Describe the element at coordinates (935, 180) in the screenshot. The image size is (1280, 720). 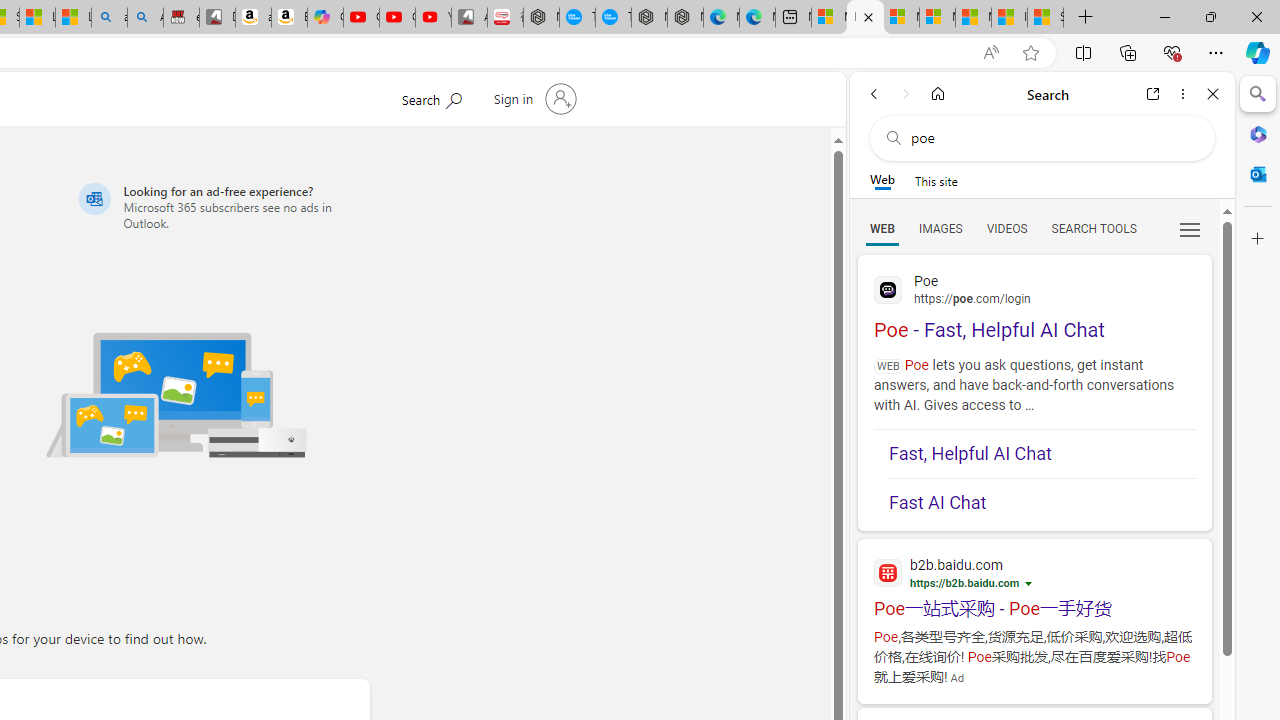
I see `'This site scope'` at that location.